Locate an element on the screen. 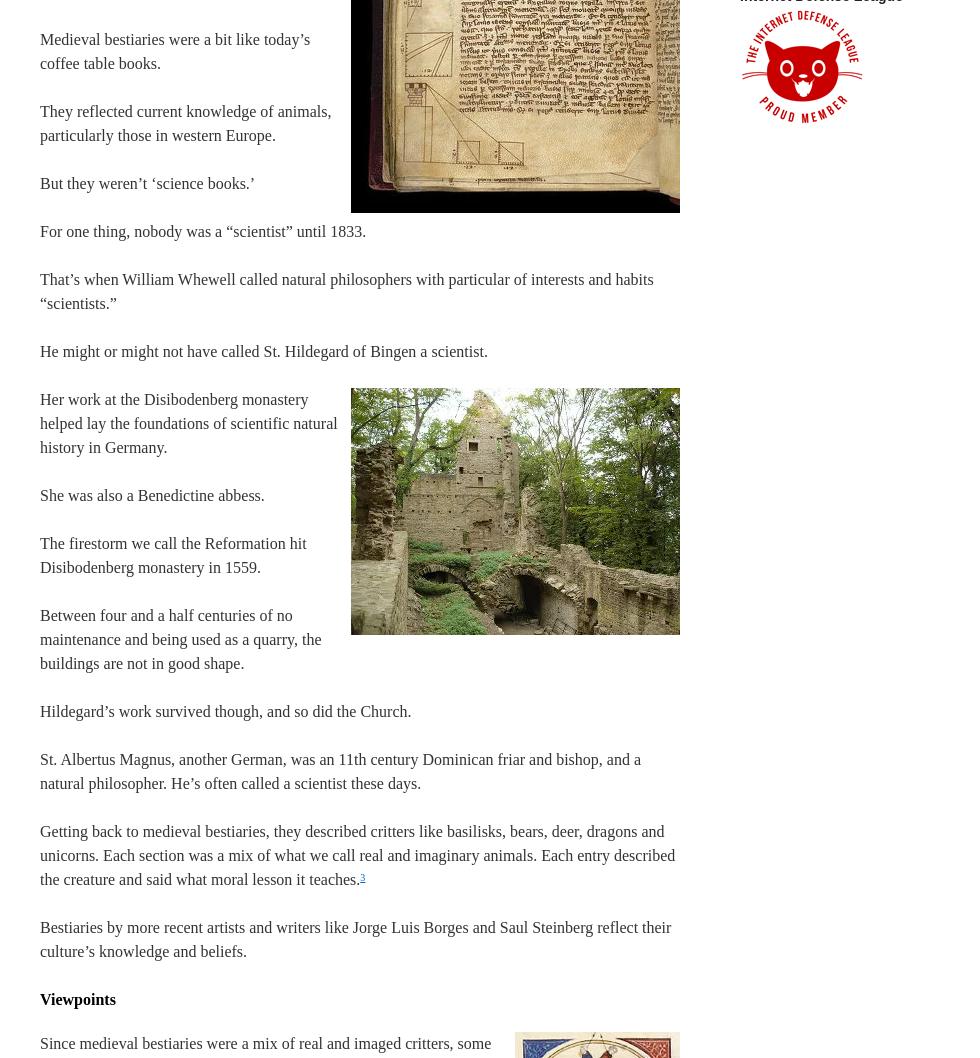 The width and height of the screenshot is (980, 1058). 'But they weren’t ‘science books.’' is located at coordinates (147, 183).